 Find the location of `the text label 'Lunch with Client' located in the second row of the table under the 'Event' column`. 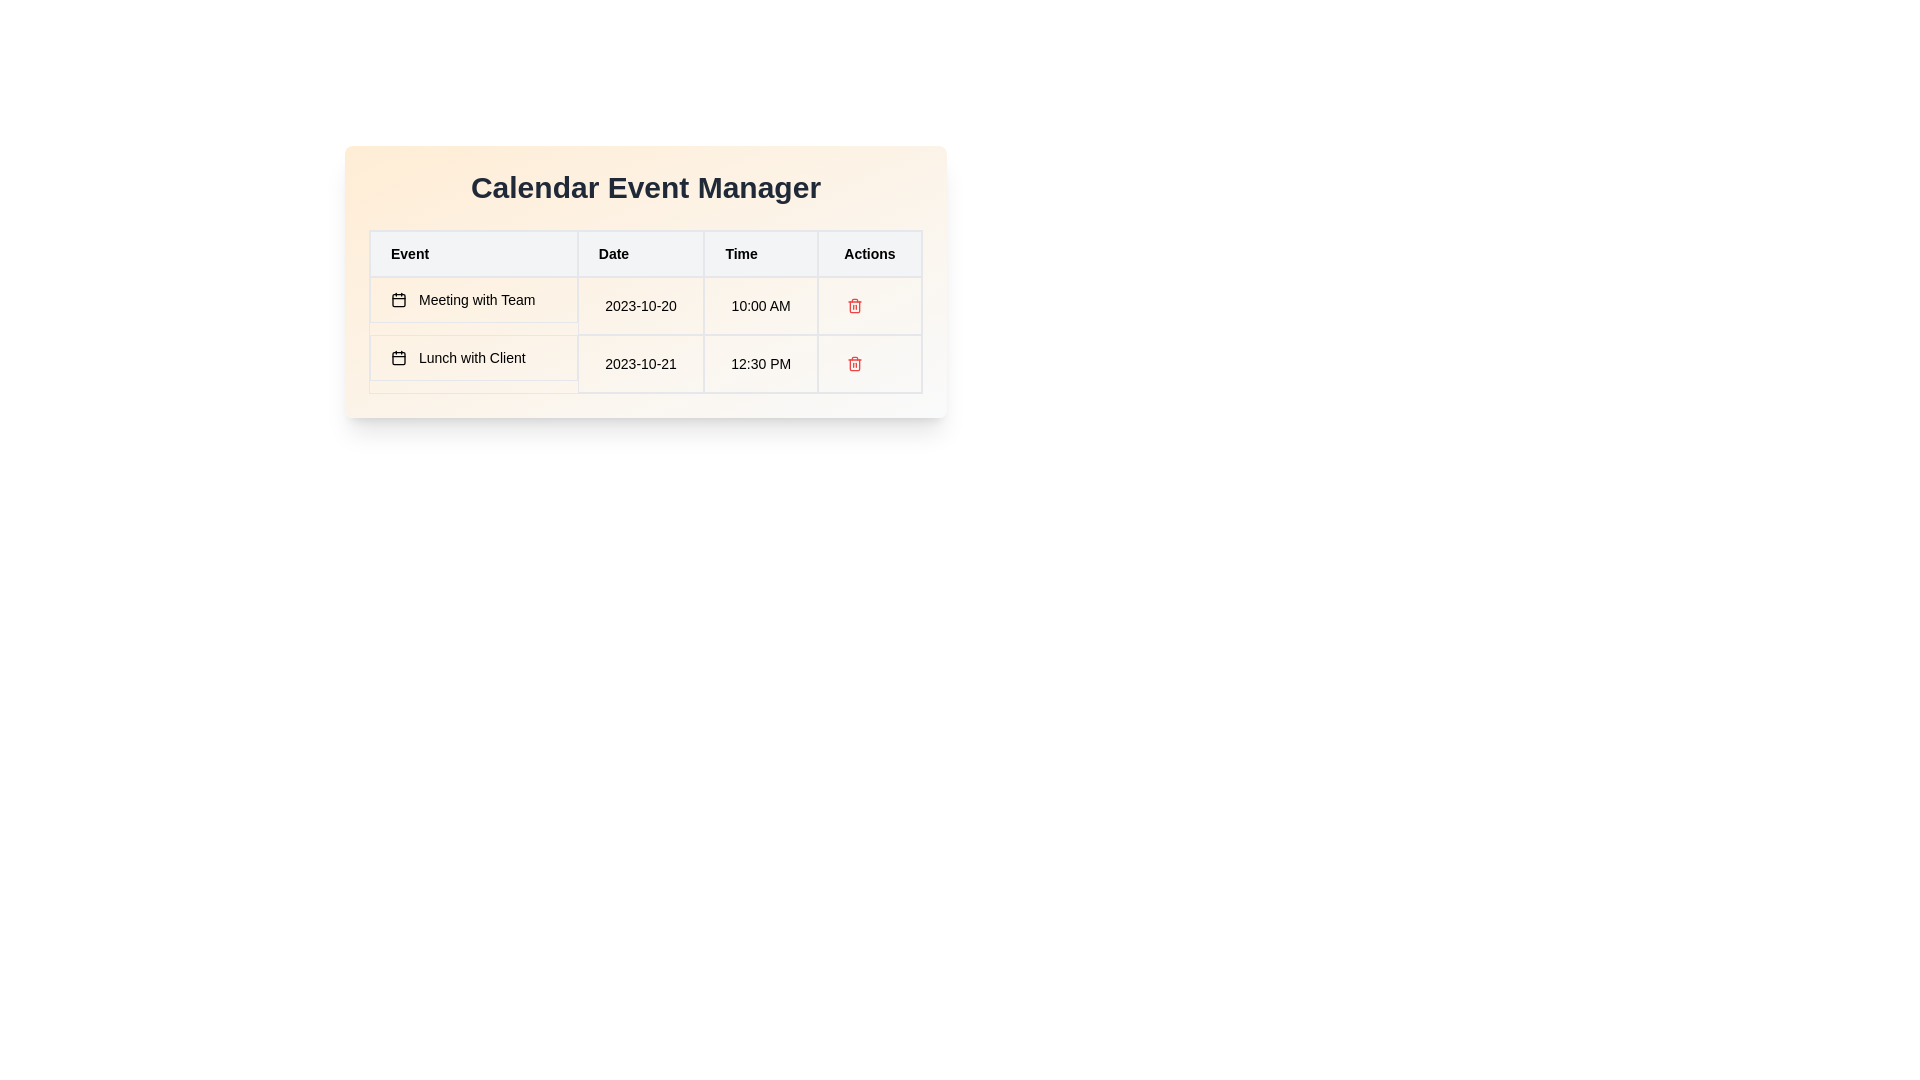

the text label 'Lunch with Client' located in the second row of the table under the 'Event' column is located at coordinates (472, 357).